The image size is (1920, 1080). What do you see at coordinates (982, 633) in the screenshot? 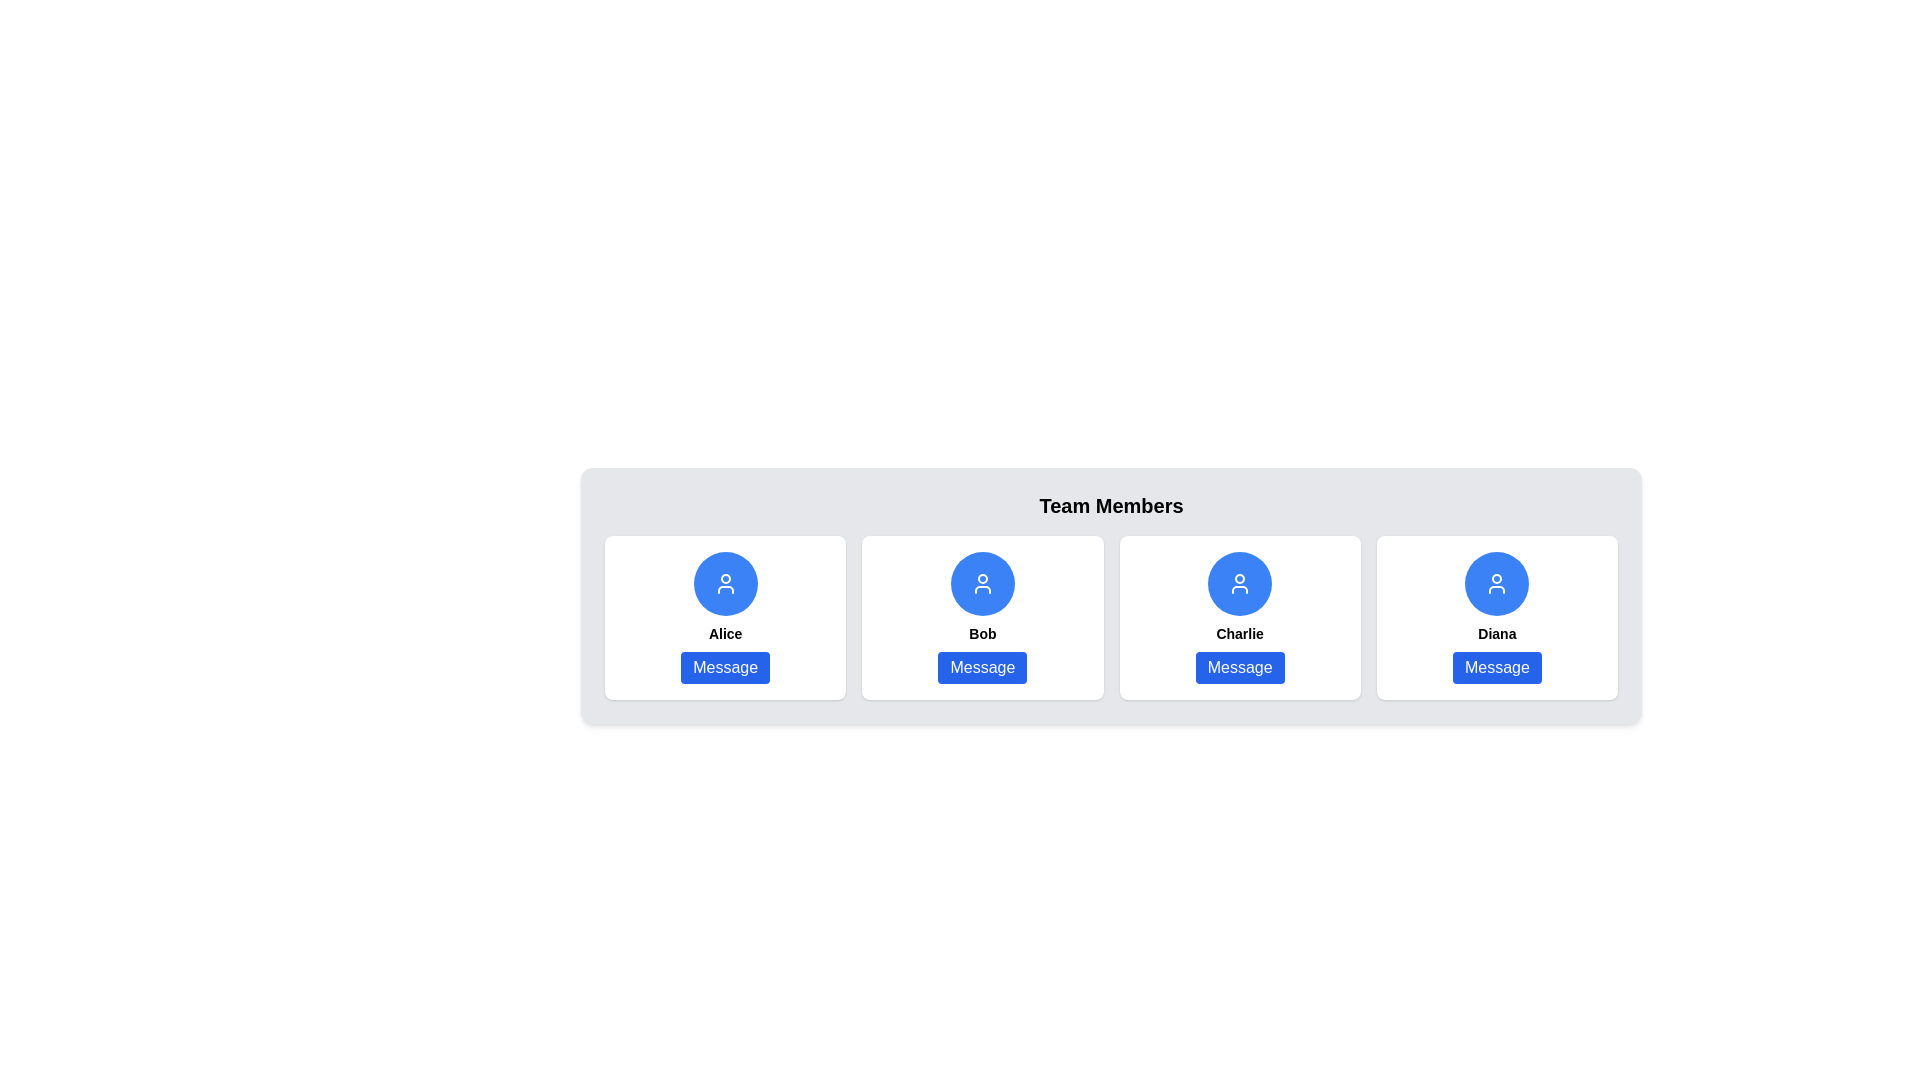
I see `displayed text 'Bob' from the text label located below the avatar icon in the second profile card from the left` at bounding box center [982, 633].